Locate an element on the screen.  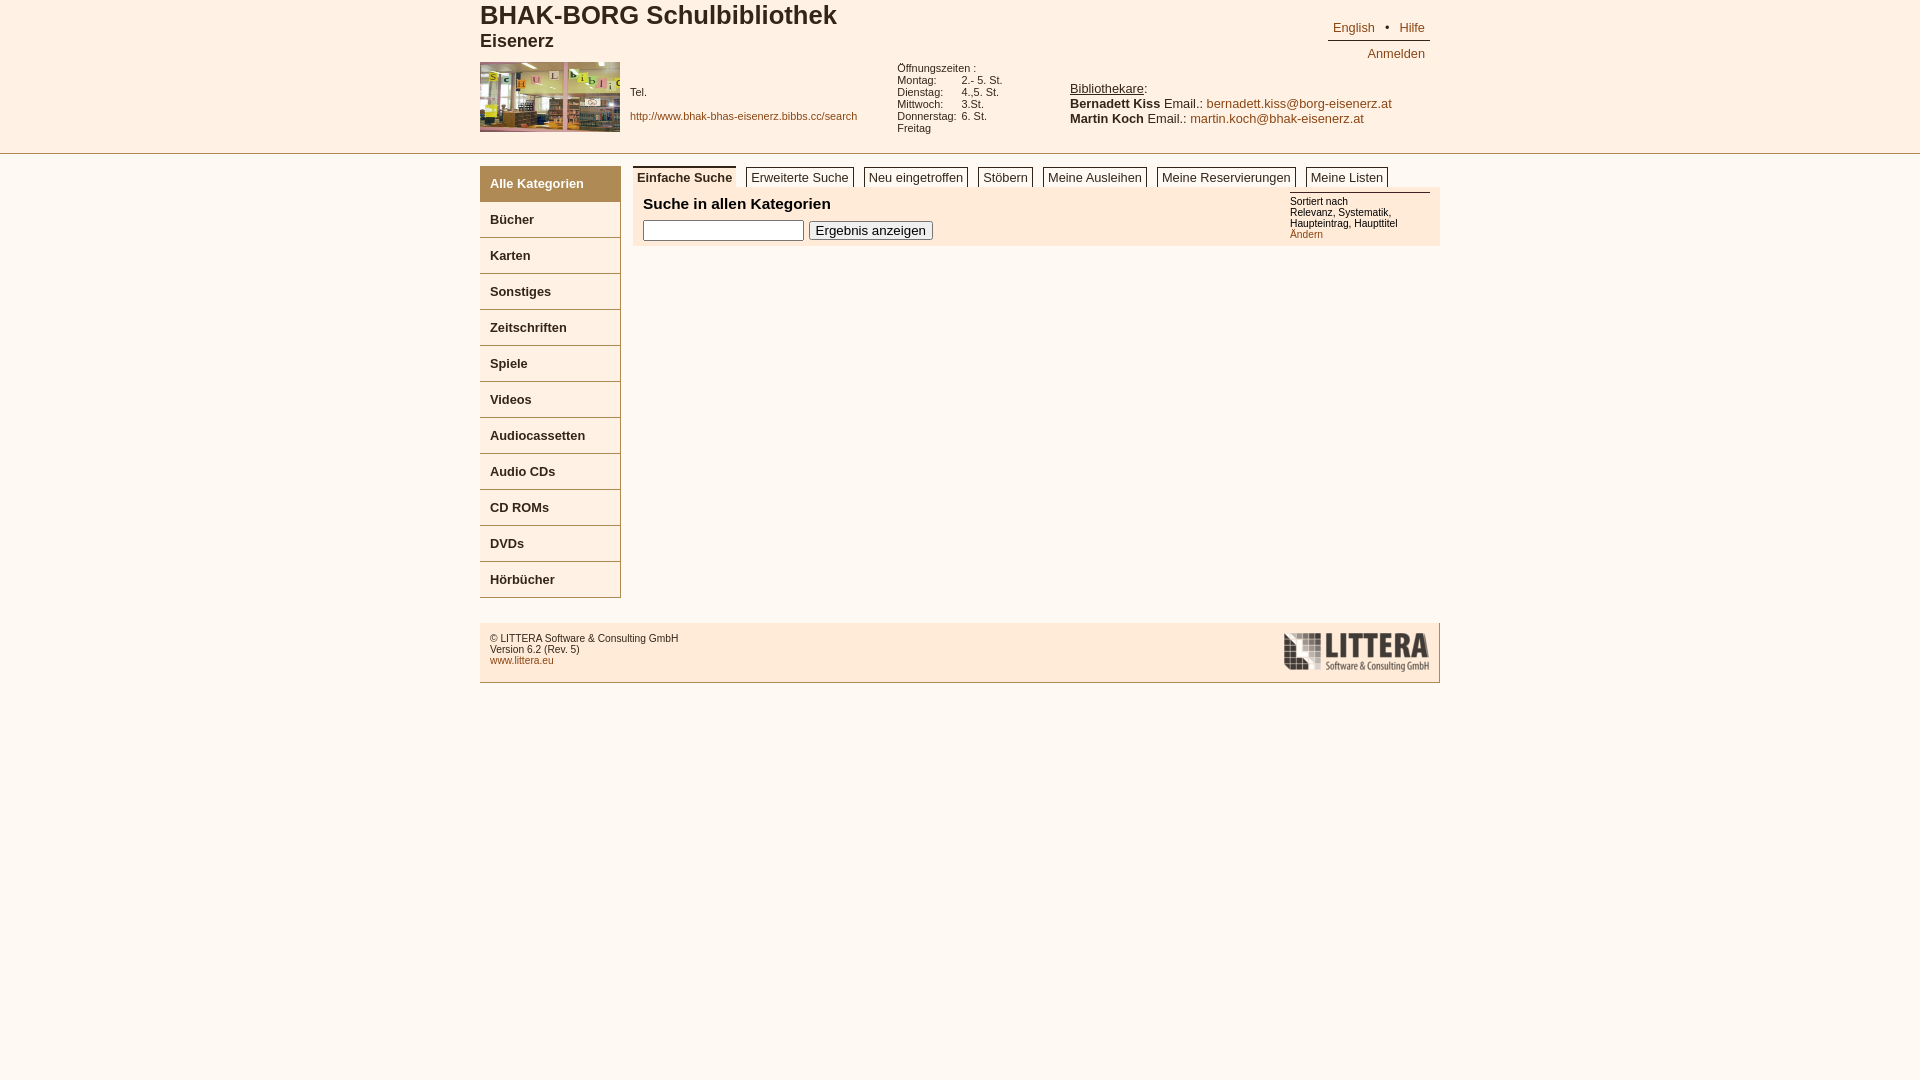
'www.littera.eu' is located at coordinates (522, 660).